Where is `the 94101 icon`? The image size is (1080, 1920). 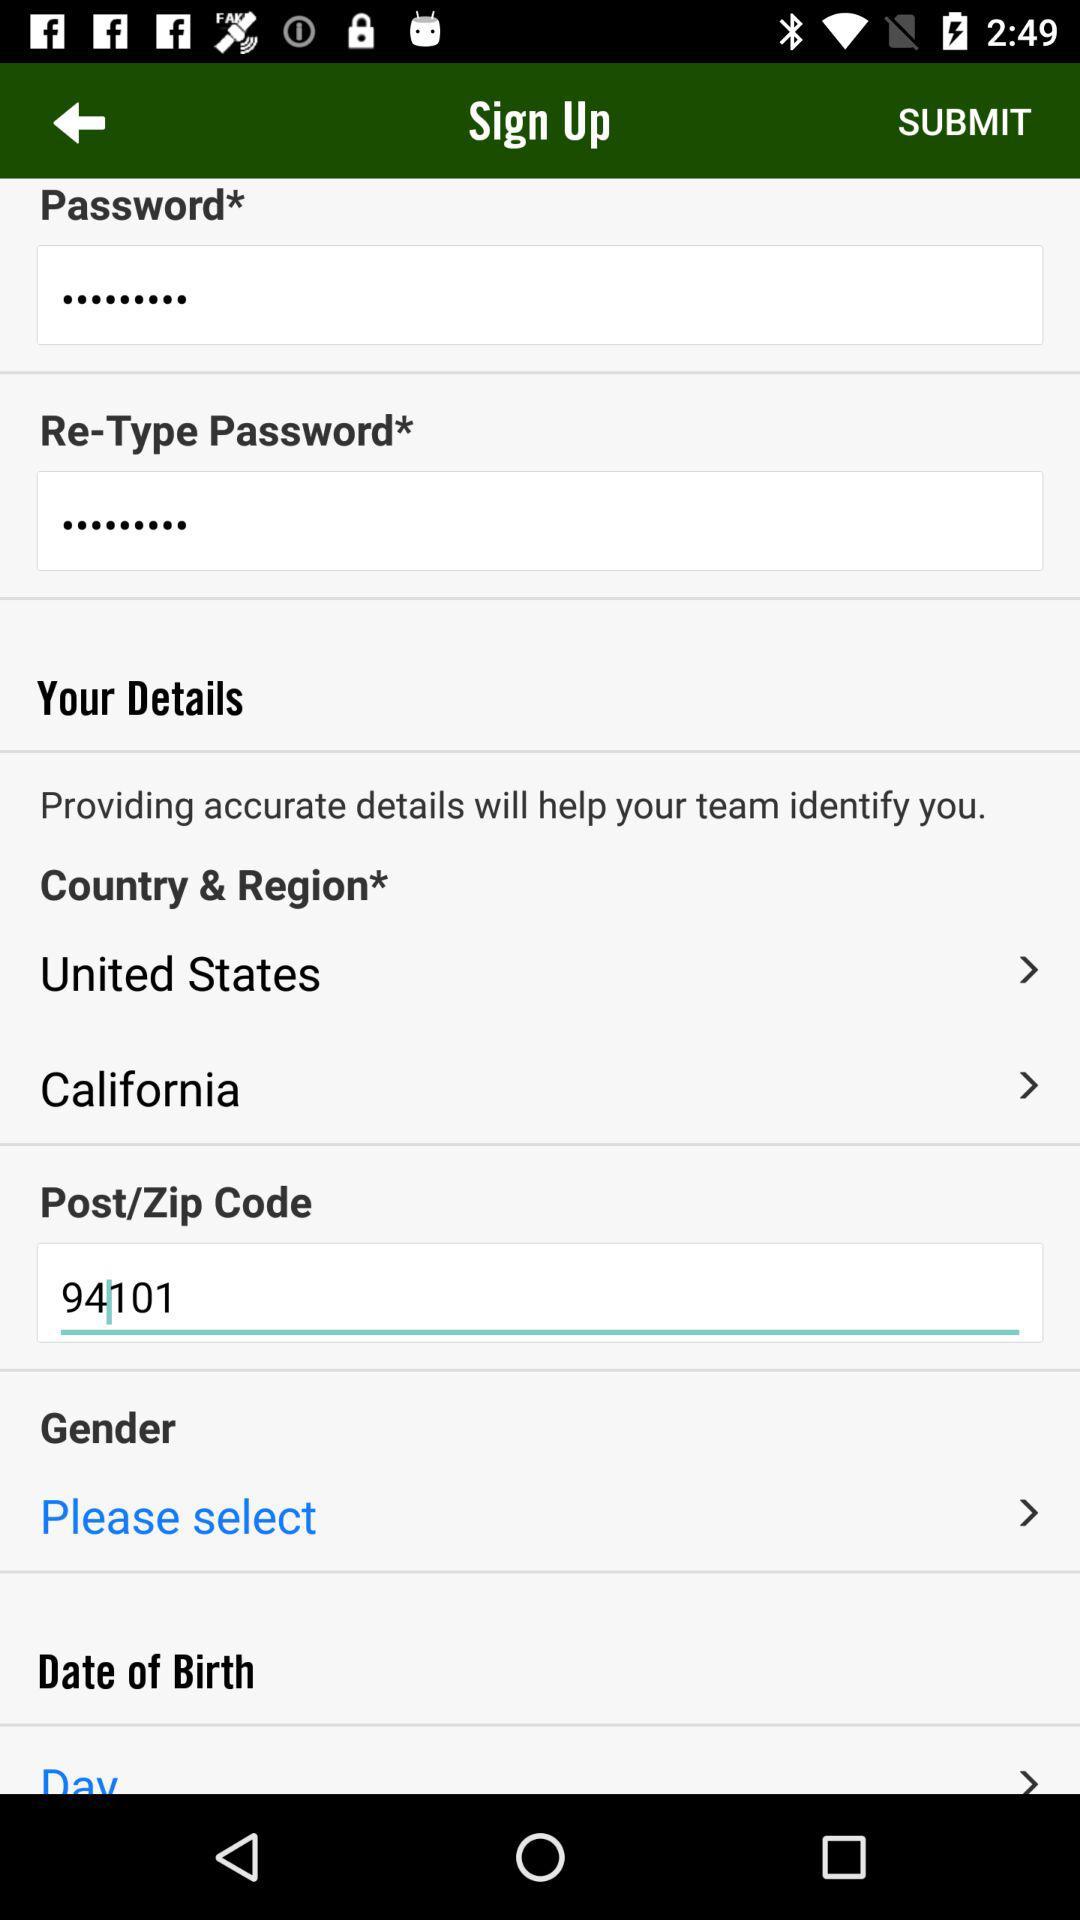 the 94101 icon is located at coordinates (540, 1297).